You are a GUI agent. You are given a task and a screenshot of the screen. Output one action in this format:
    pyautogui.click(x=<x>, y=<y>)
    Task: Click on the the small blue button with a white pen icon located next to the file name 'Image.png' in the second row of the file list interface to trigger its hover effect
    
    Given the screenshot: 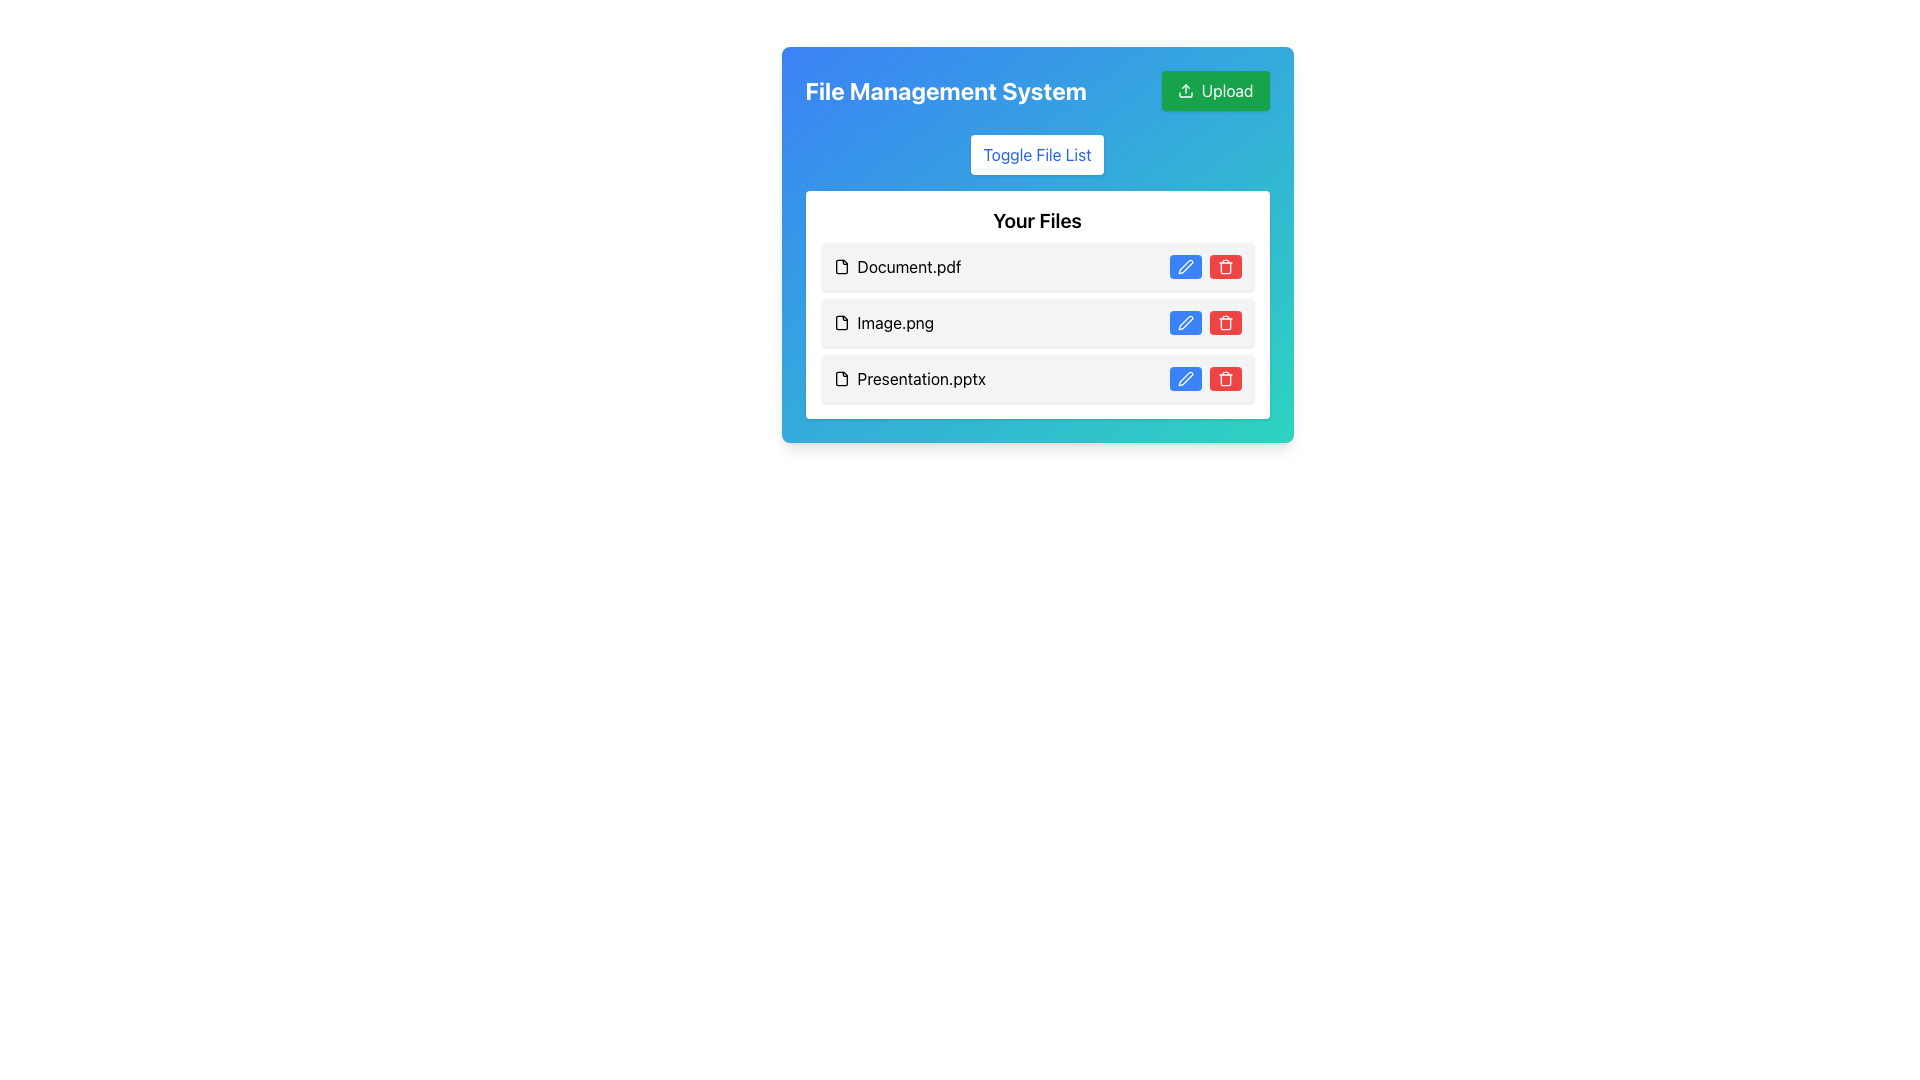 What is the action you would take?
    pyautogui.click(x=1185, y=322)
    